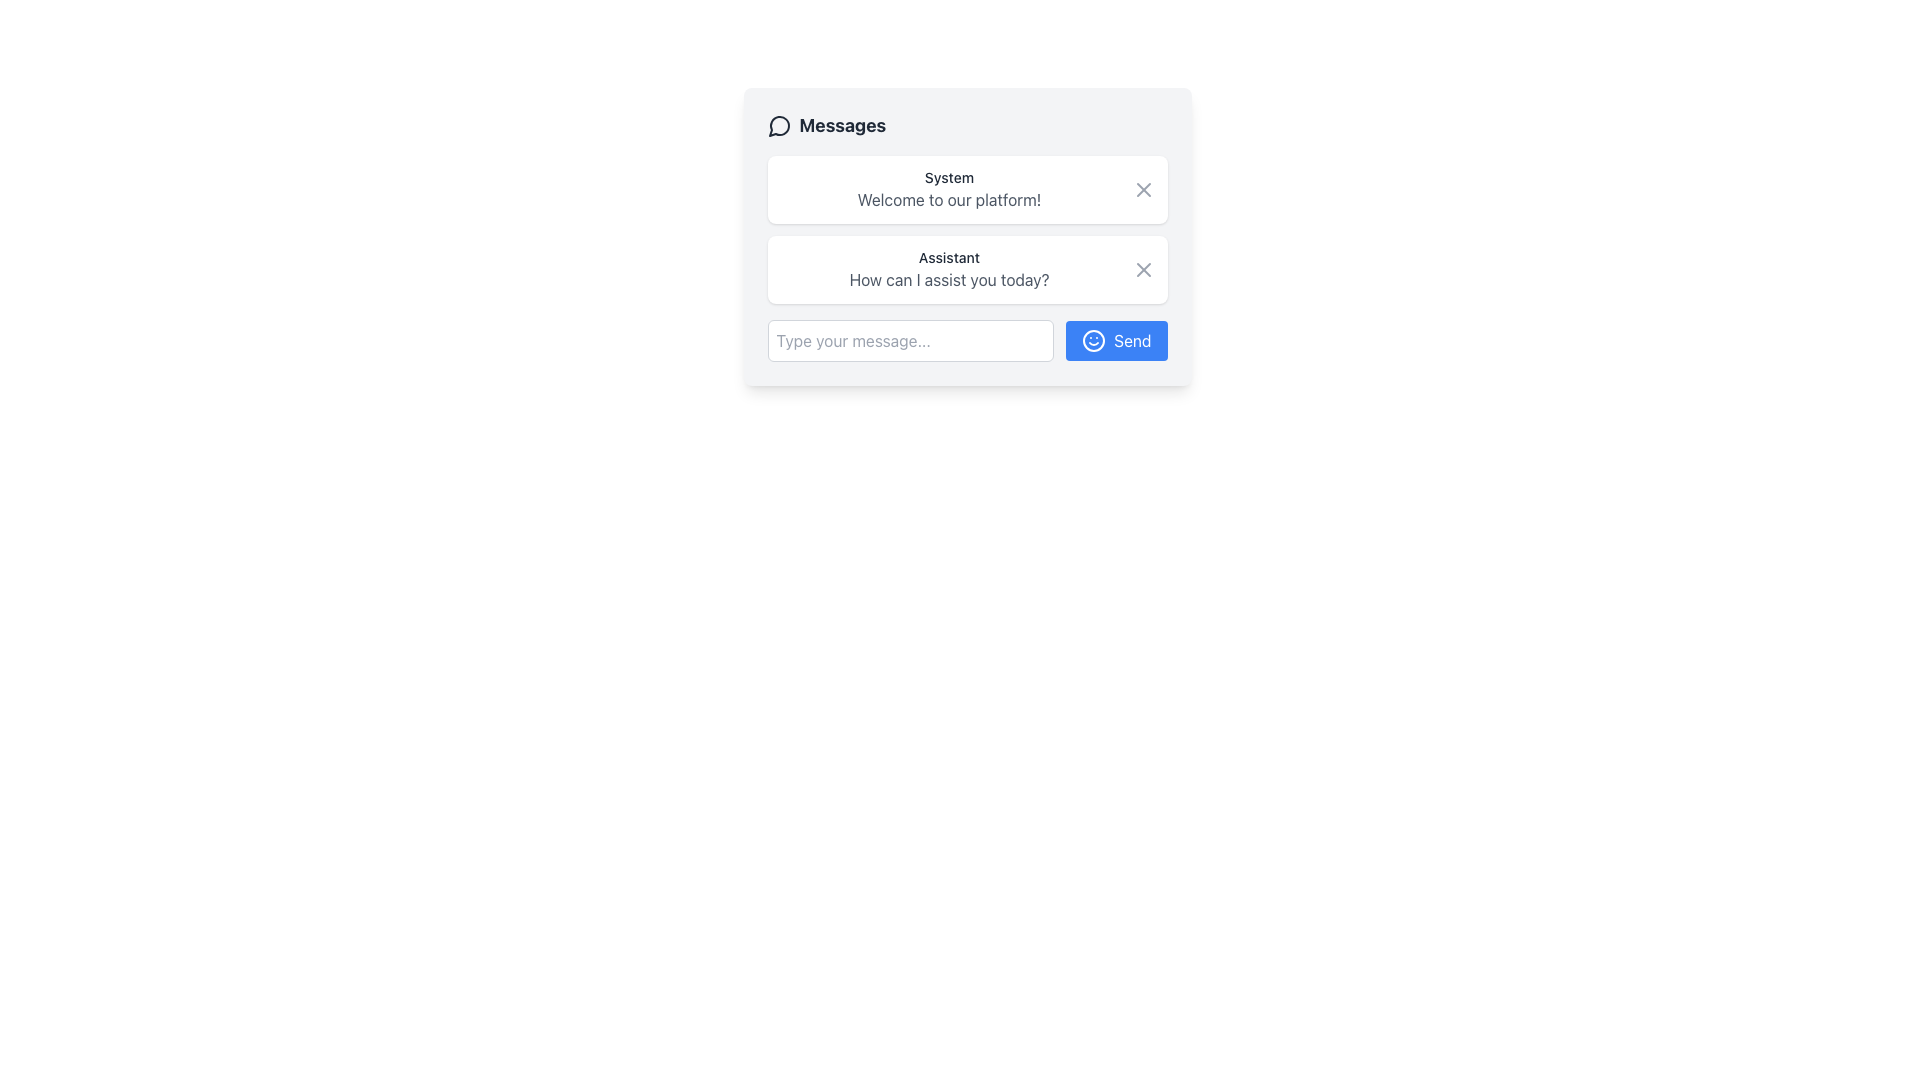 The image size is (1920, 1080). I want to click on the smiling face icon, which is a blue circular outline with two dots for eyes and a curved mouth, located to the left of the 'Send' button in the chat interface, so click(1093, 339).